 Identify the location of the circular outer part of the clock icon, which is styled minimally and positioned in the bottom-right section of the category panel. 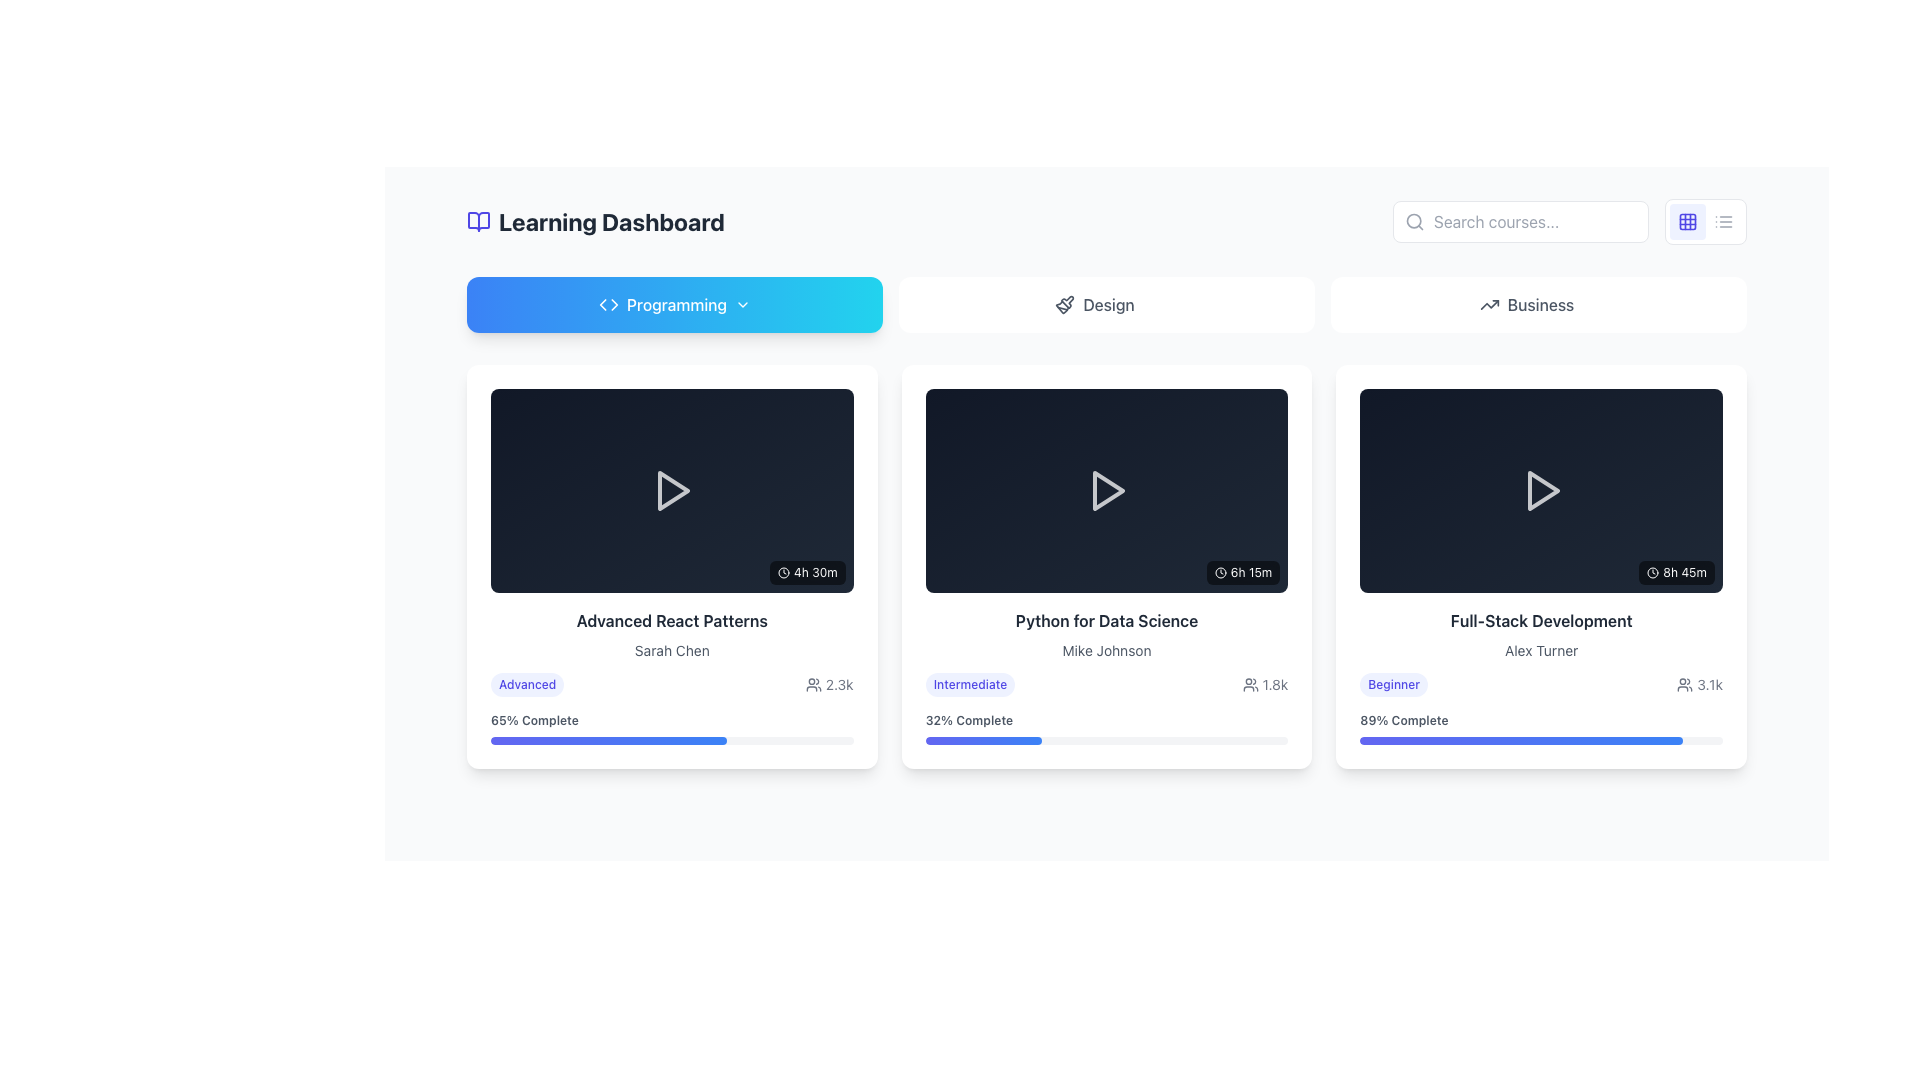
(782, 572).